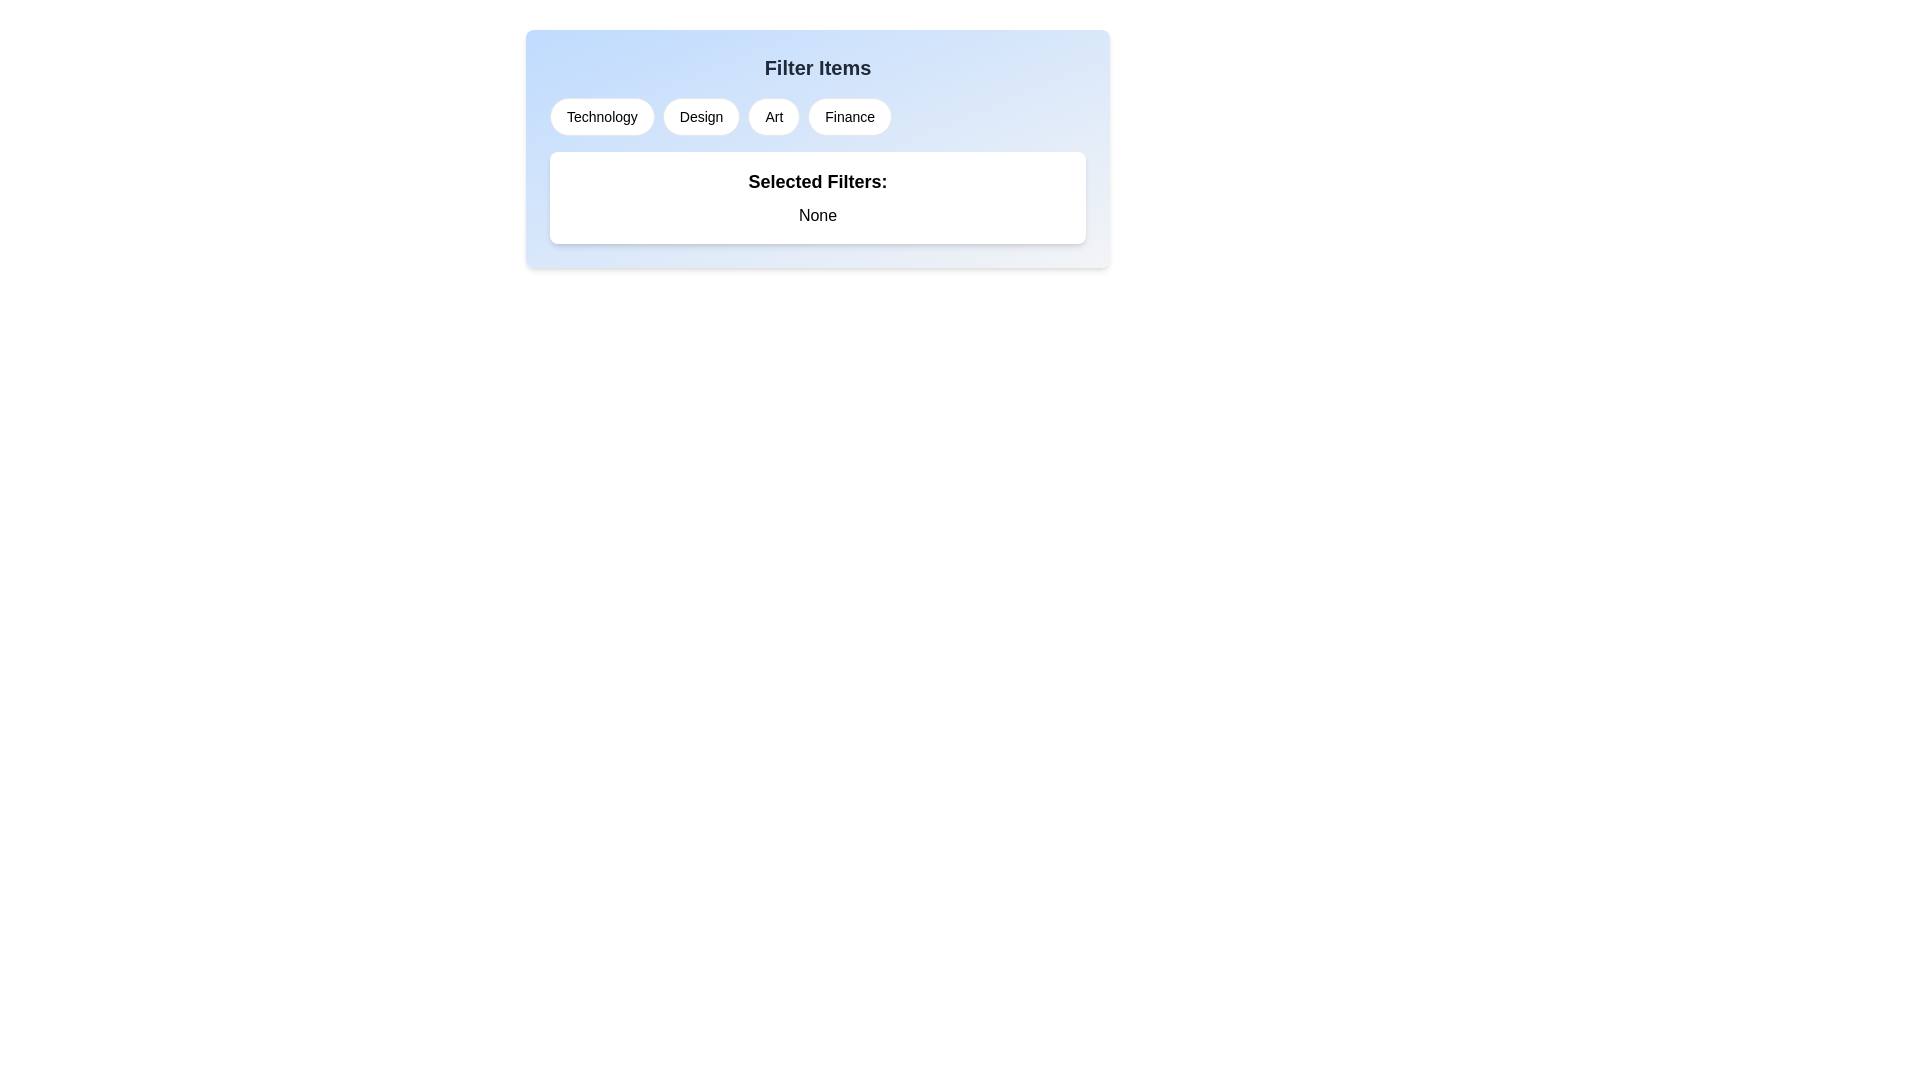 The height and width of the screenshot is (1080, 1920). What do you see at coordinates (849, 116) in the screenshot?
I see `the filter chip labeled Finance` at bounding box center [849, 116].